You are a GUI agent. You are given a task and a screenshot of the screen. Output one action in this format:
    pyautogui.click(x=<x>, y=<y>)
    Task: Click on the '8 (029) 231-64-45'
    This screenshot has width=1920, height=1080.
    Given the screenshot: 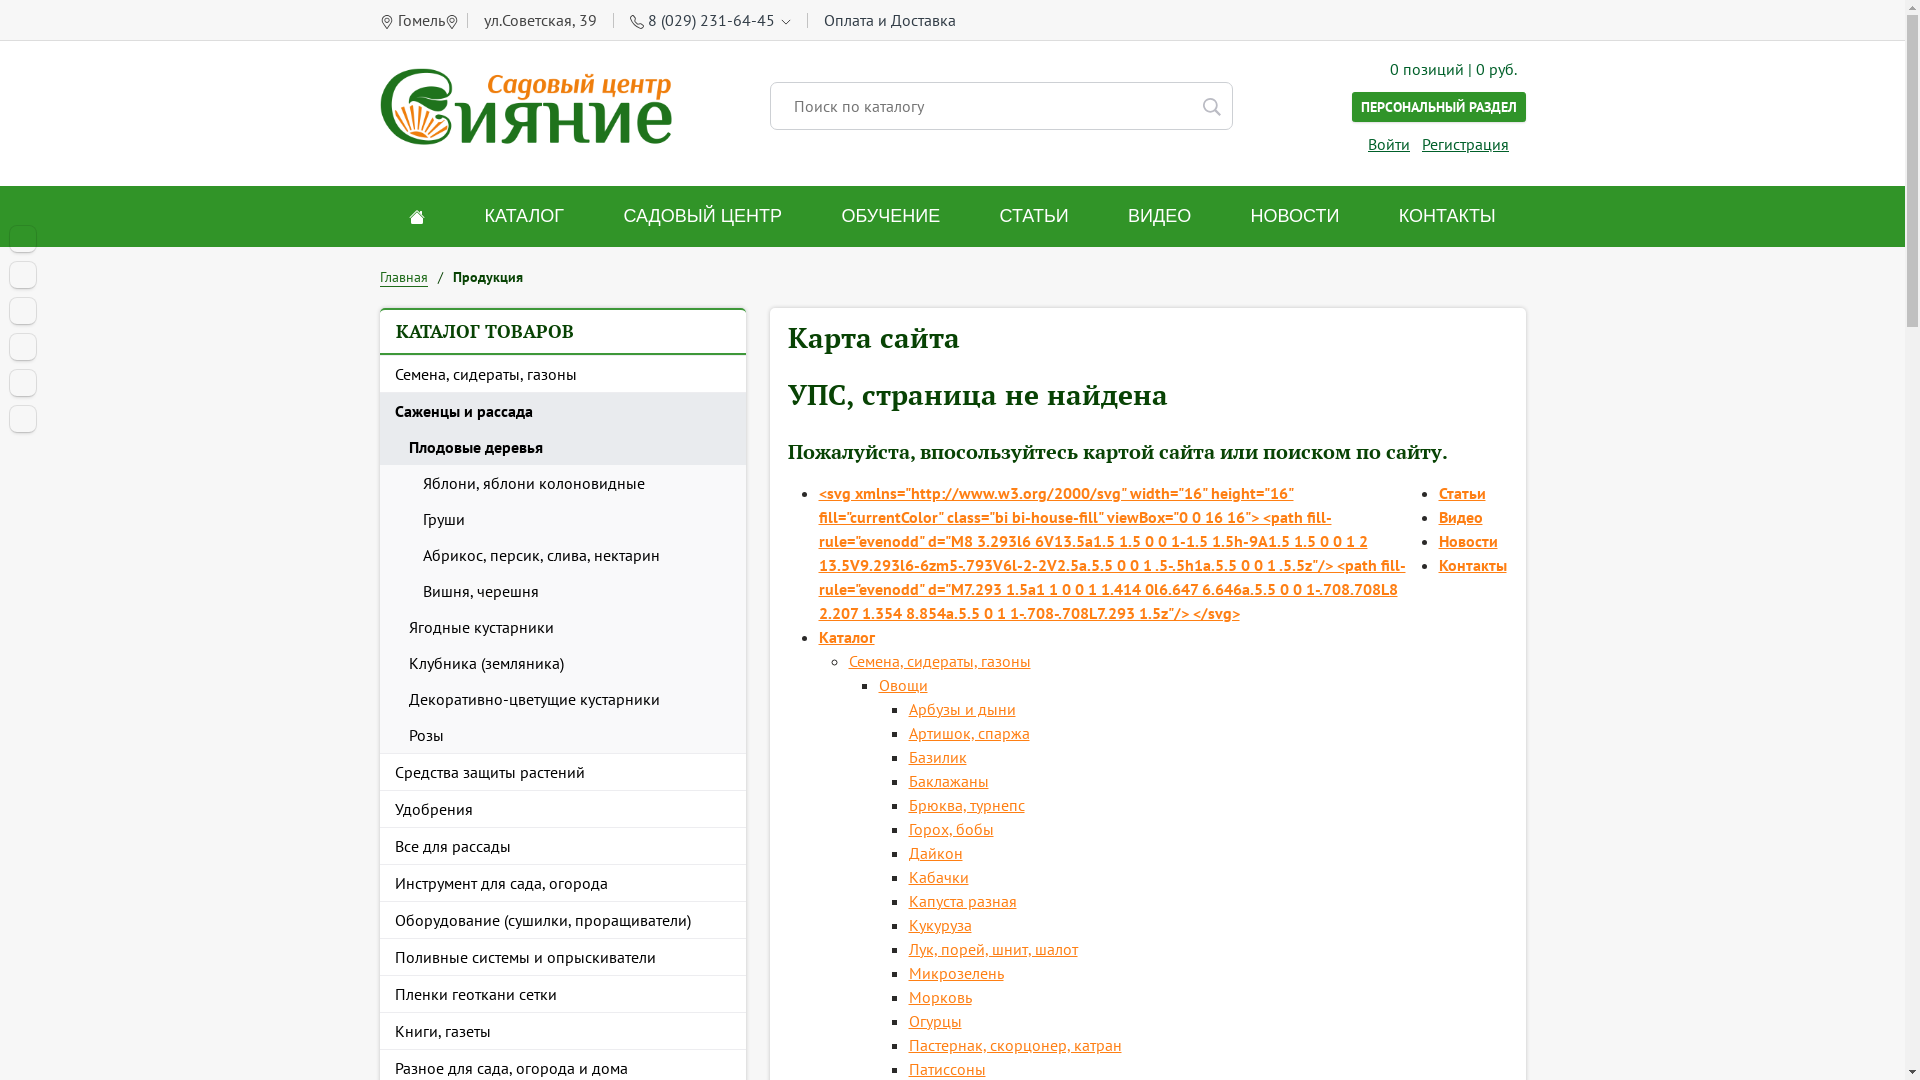 What is the action you would take?
    pyautogui.click(x=711, y=19)
    